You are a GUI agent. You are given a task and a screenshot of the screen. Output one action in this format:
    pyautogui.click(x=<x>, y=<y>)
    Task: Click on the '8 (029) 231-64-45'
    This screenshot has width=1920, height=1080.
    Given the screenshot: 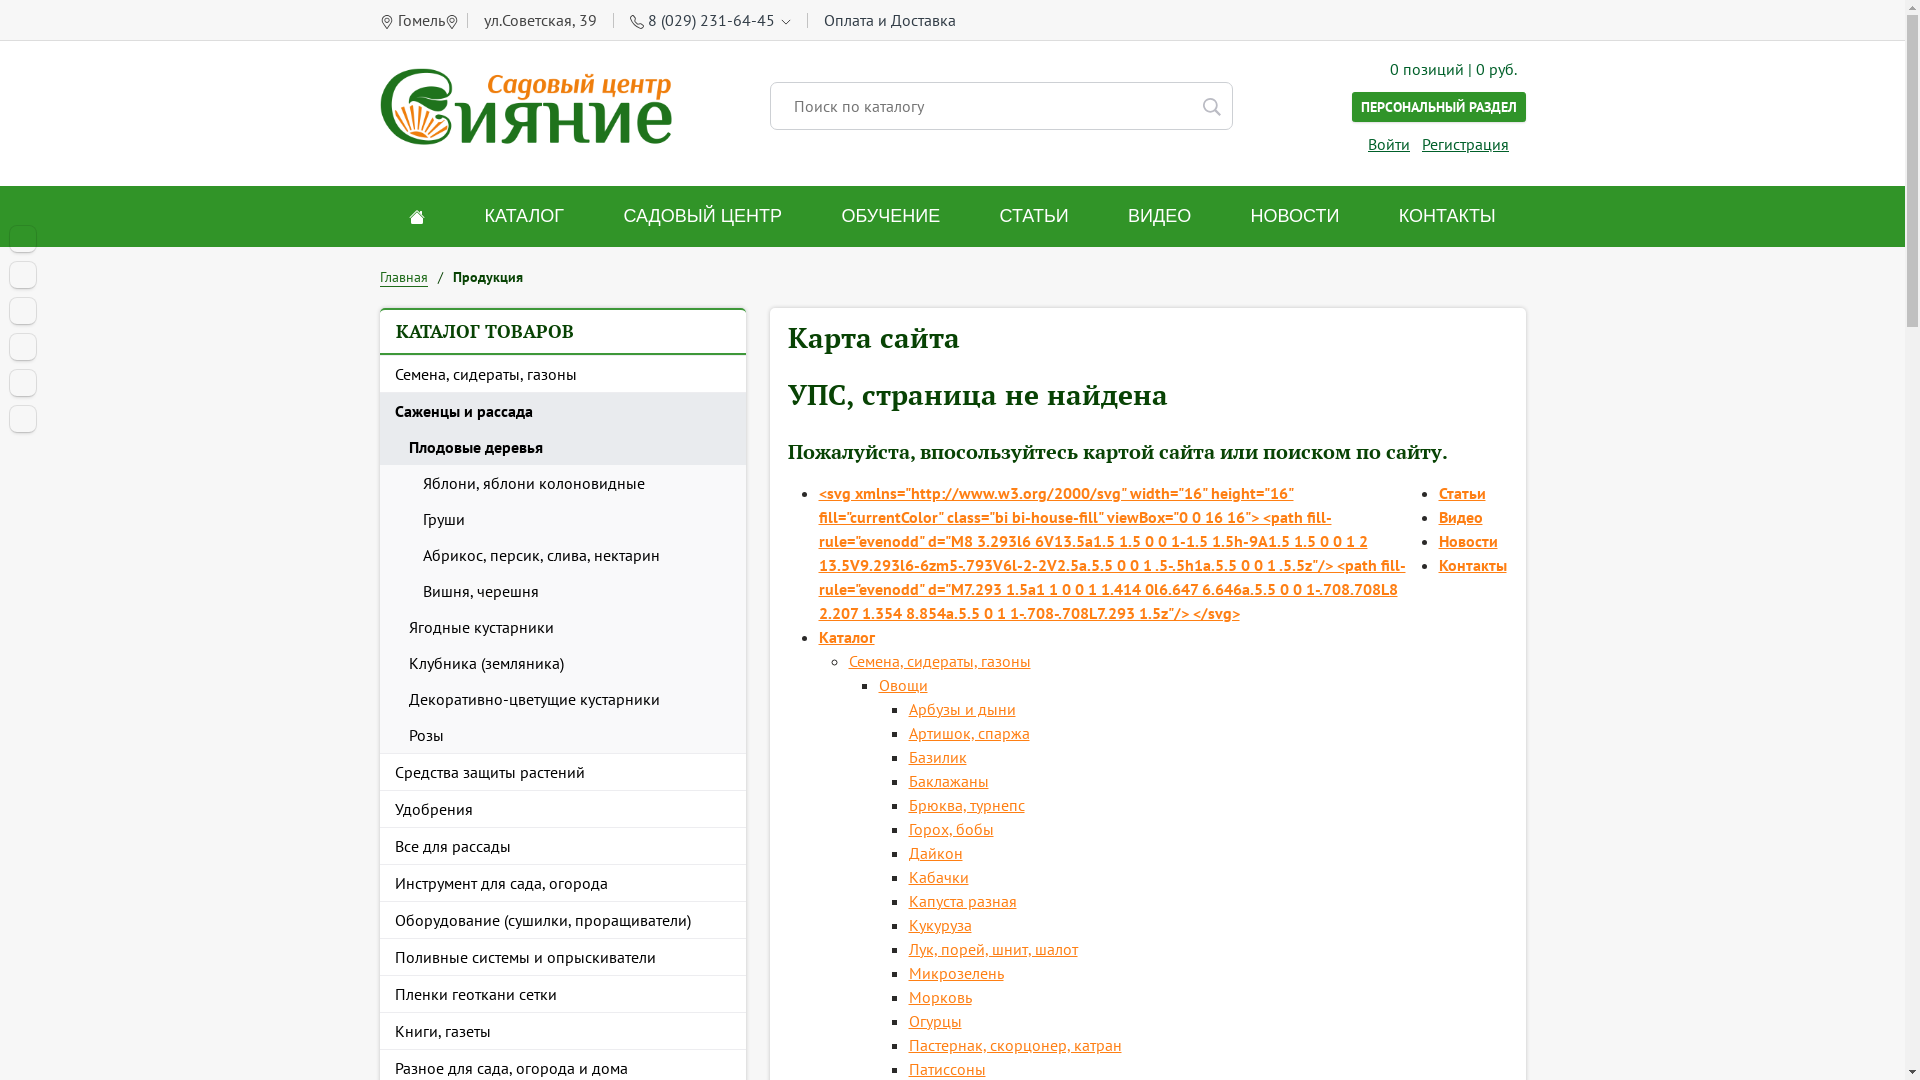 What is the action you would take?
    pyautogui.click(x=711, y=19)
    